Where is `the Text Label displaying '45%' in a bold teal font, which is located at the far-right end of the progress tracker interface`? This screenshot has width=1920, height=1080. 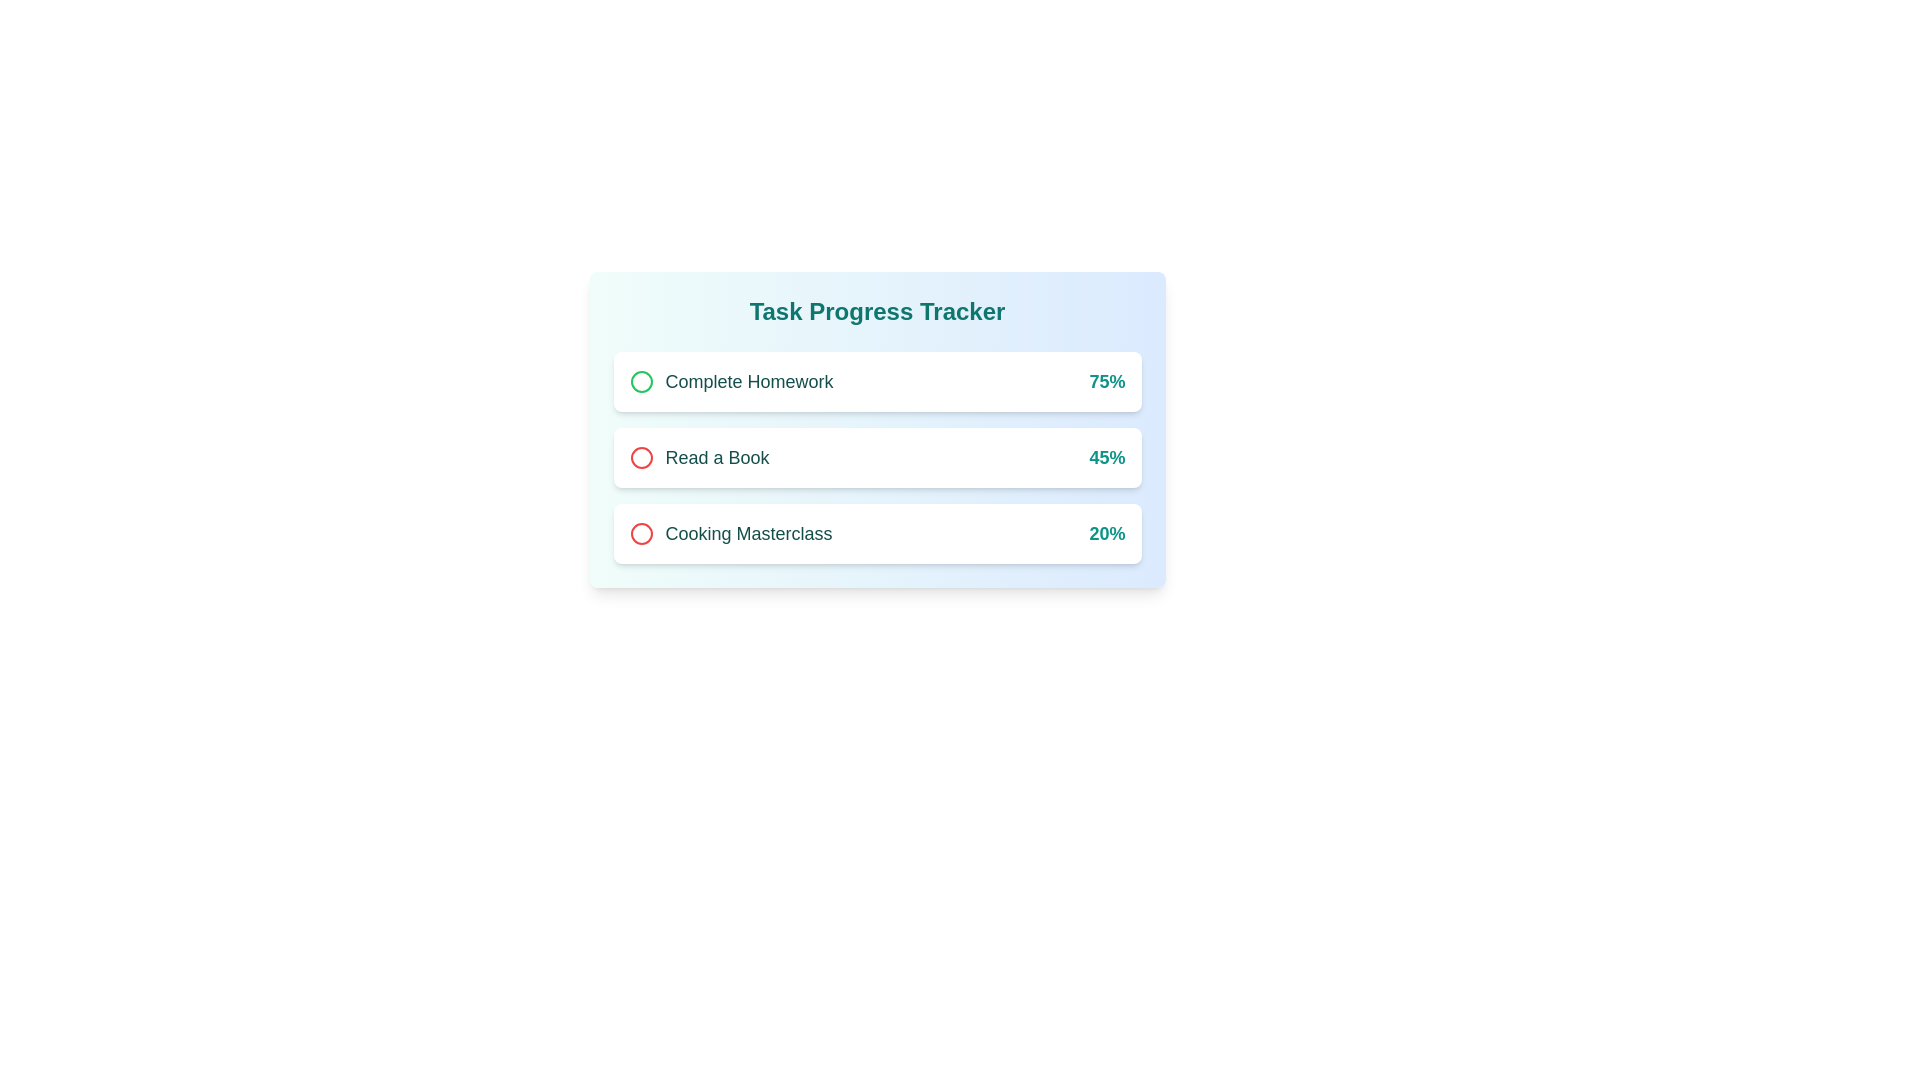
the Text Label displaying '45%' in a bold teal font, which is located at the far-right end of the progress tracker interface is located at coordinates (1106, 458).